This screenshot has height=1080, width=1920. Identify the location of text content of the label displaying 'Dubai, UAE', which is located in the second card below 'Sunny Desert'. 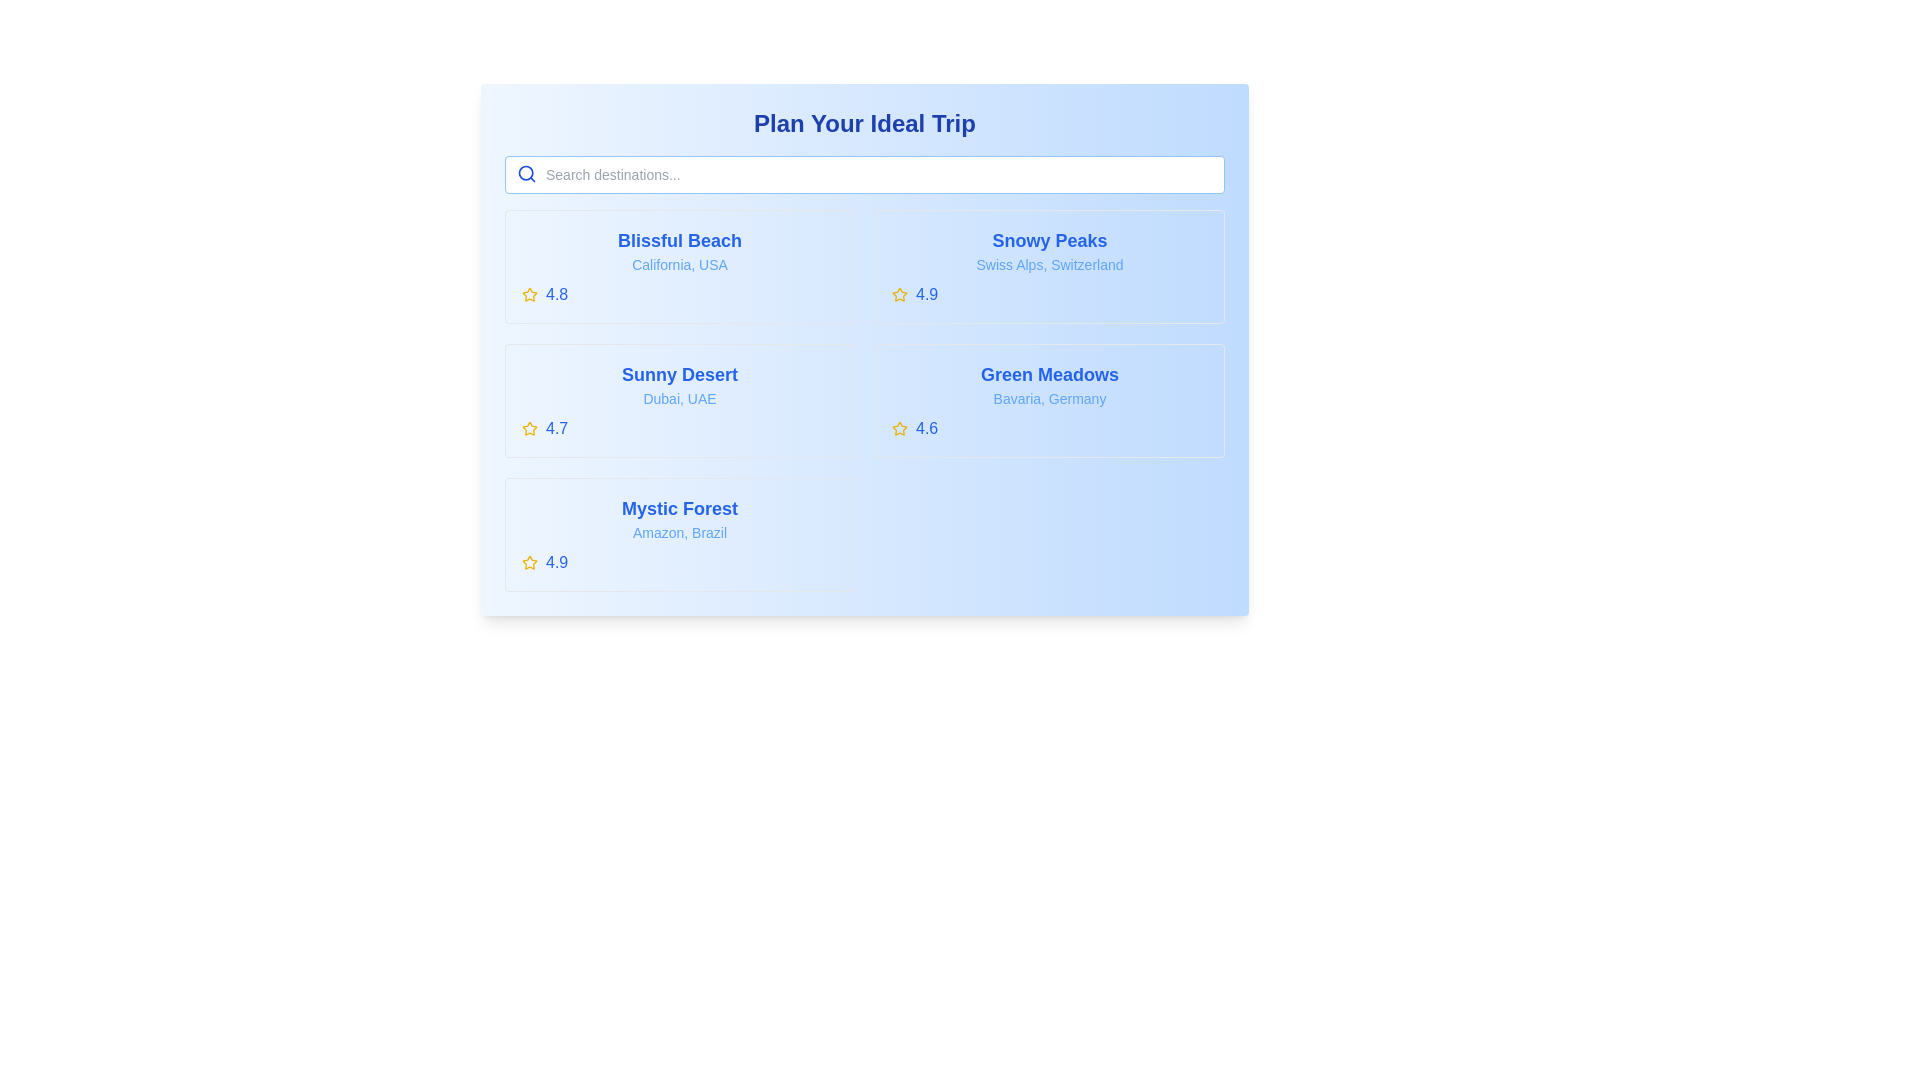
(680, 398).